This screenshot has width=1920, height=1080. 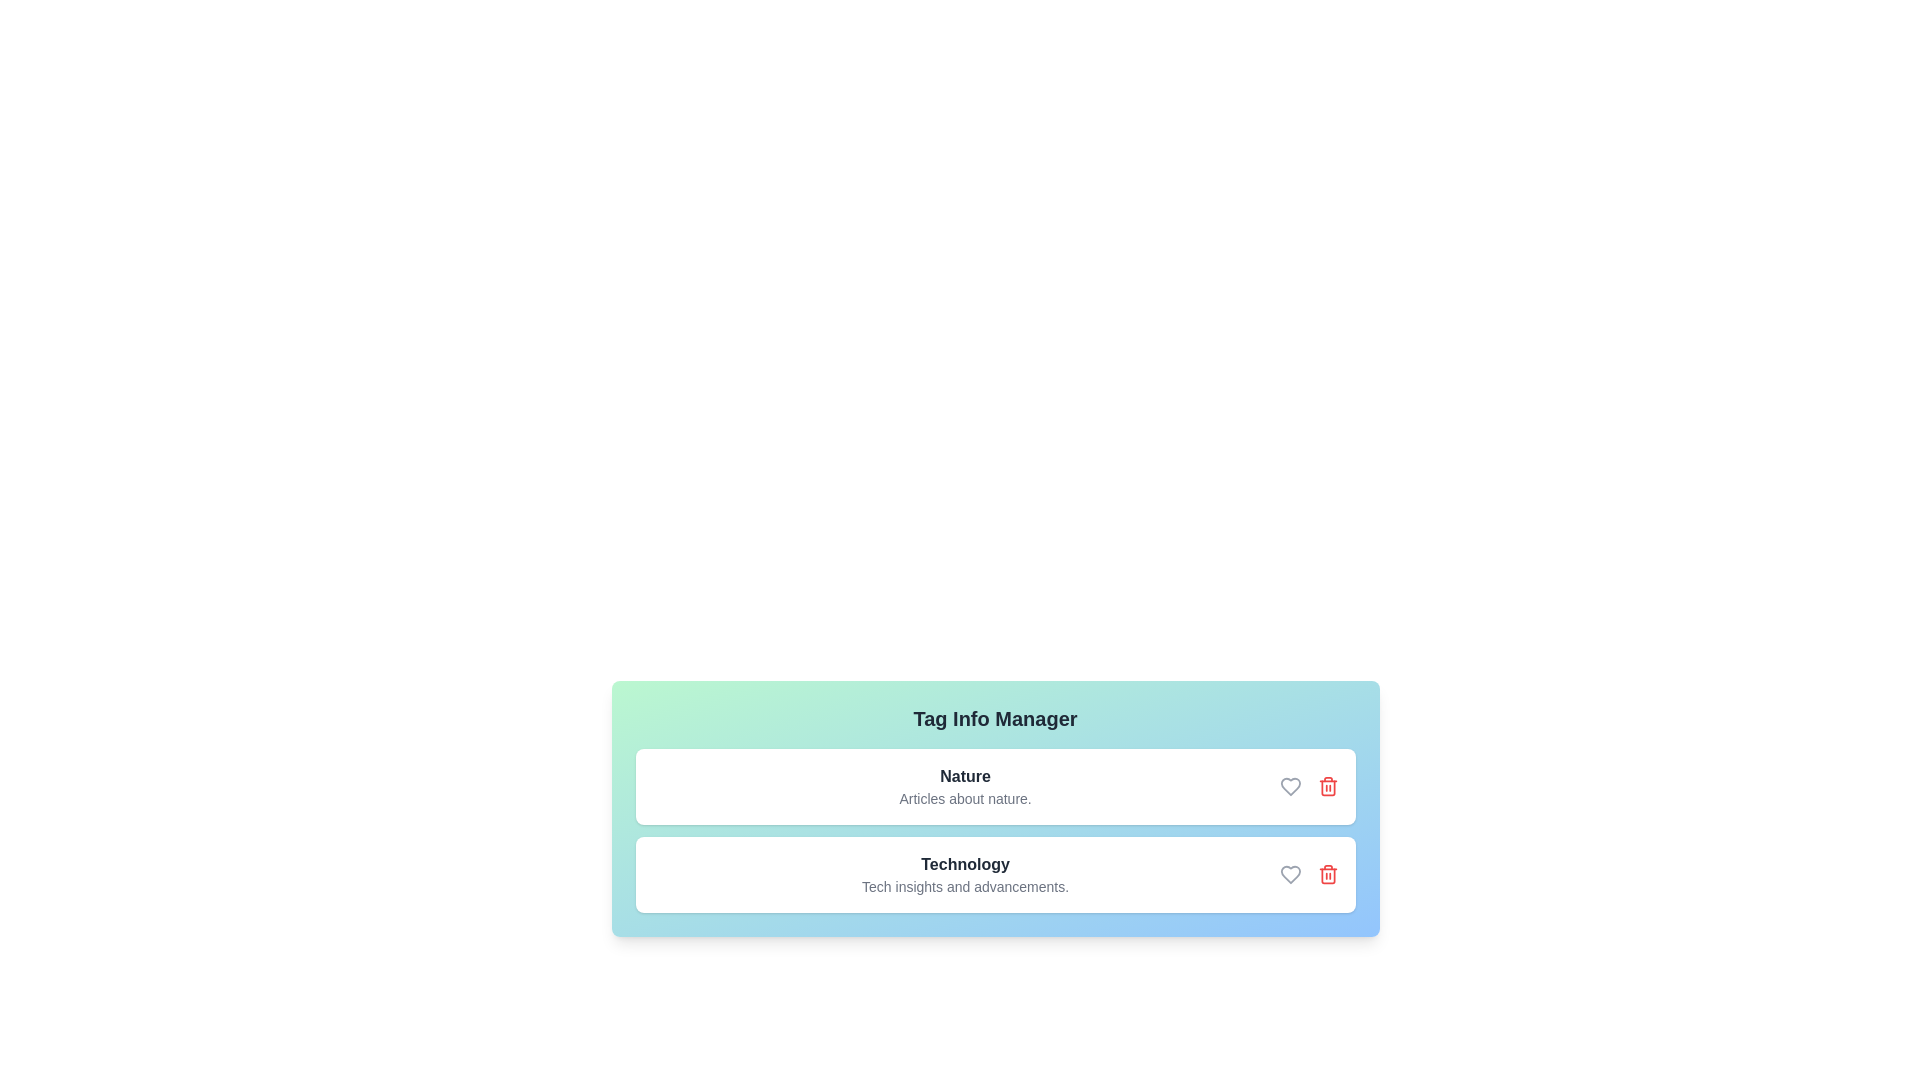 What do you see at coordinates (1290, 785) in the screenshot?
I see `the heart icon corresponding to the tag labeled Nature to toggle its 'like' status` at bounding box center [1290, 785].